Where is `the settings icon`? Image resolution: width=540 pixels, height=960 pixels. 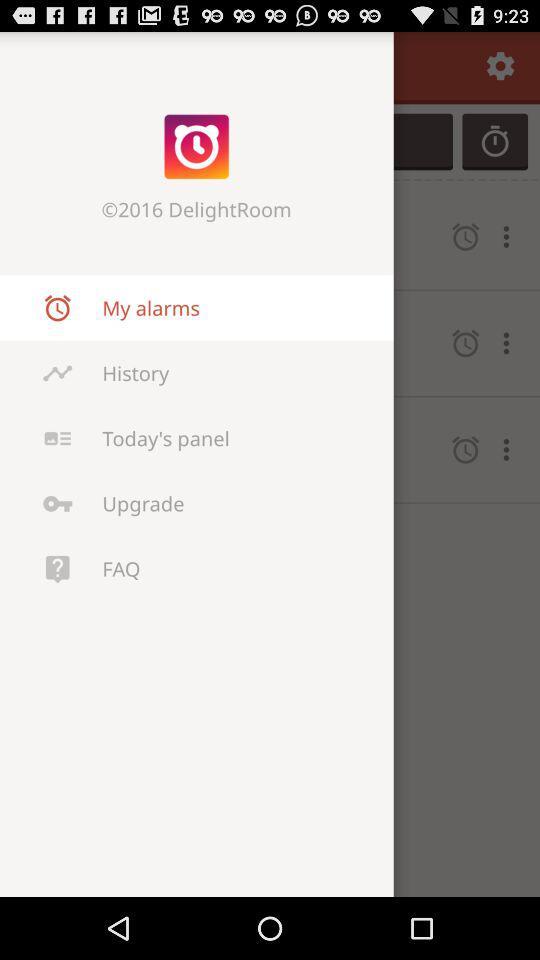
the settings icon is located at coordinates (499, 70).